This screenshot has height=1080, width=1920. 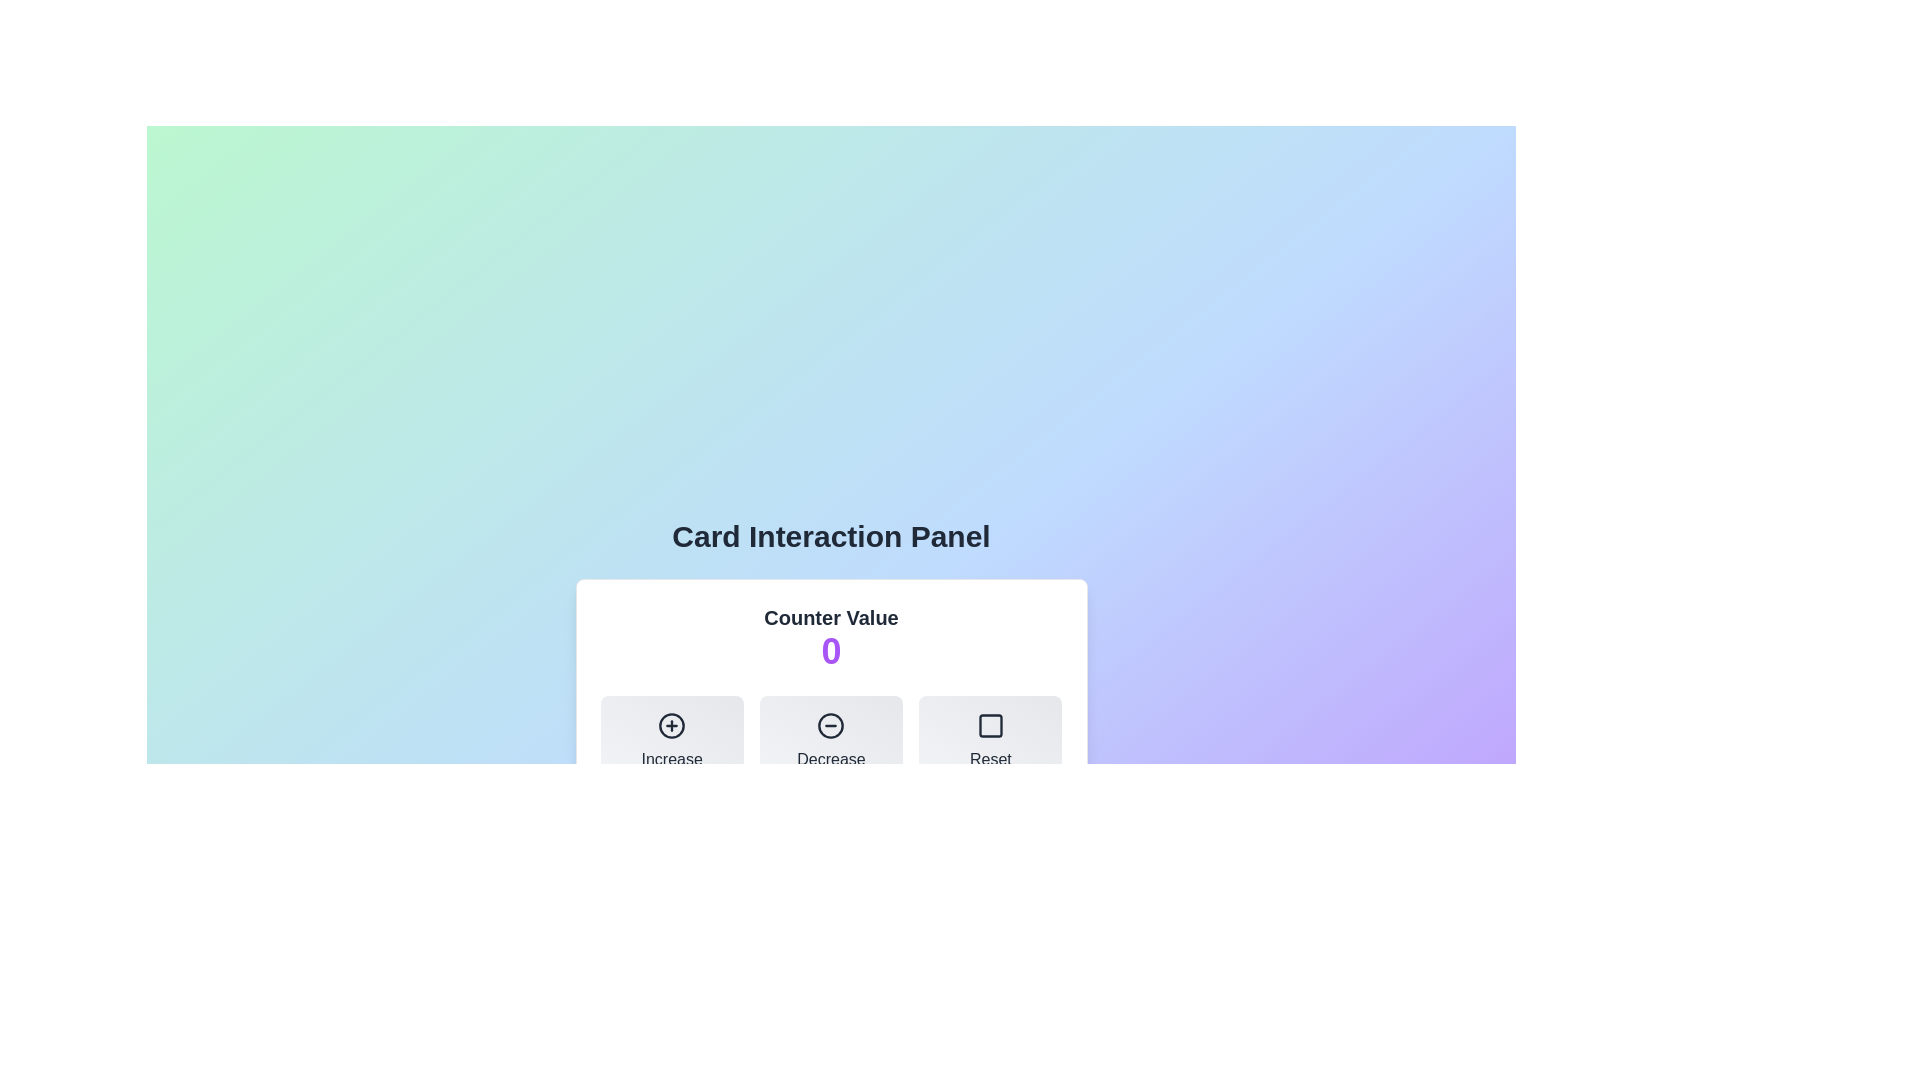 What do you see at coordinates (831, 651) in the screenshot?
I see `the static text element that displays the current count value for the counter interface, located centrally beneath 'Counter Value' and above the interactive buttons` at bounding box center [831, 651].